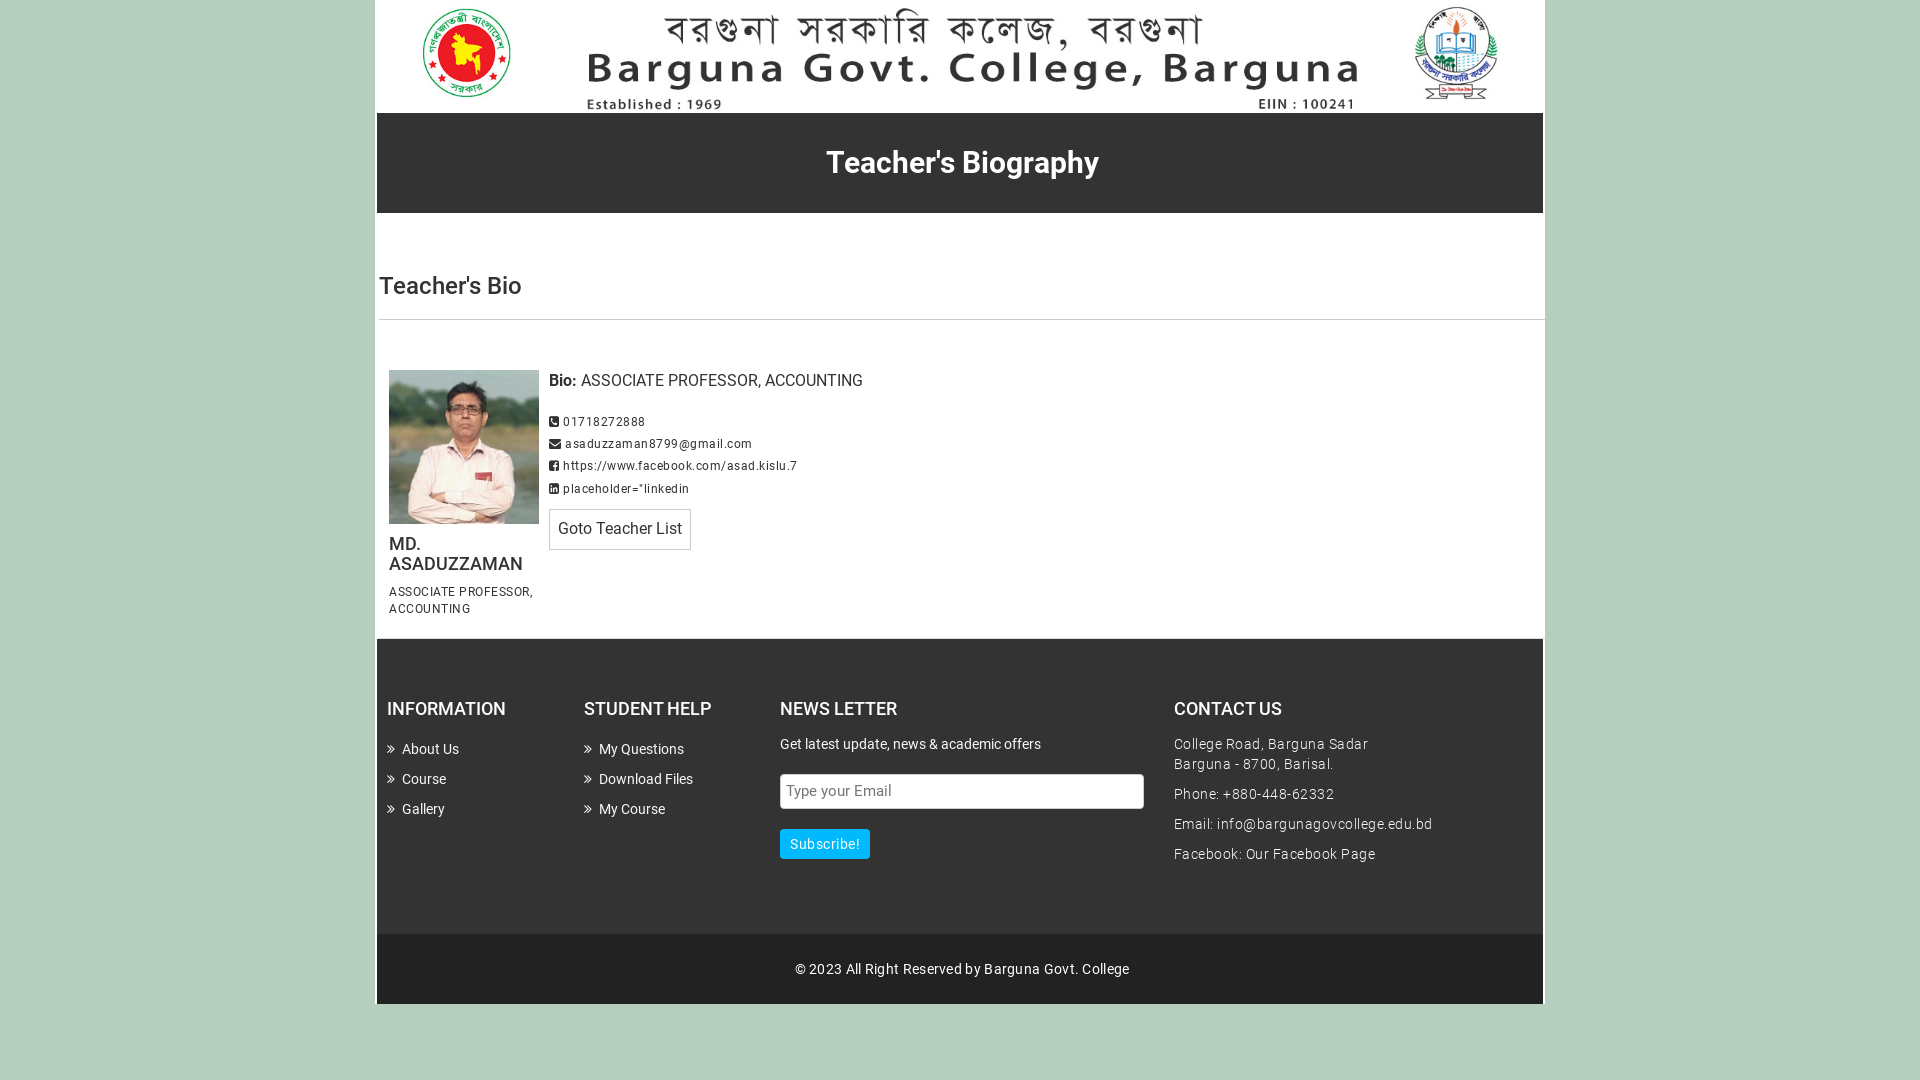  Describe the element at coordinates (583, 748) in the screenshot. I see `'My Questions'` at that location.